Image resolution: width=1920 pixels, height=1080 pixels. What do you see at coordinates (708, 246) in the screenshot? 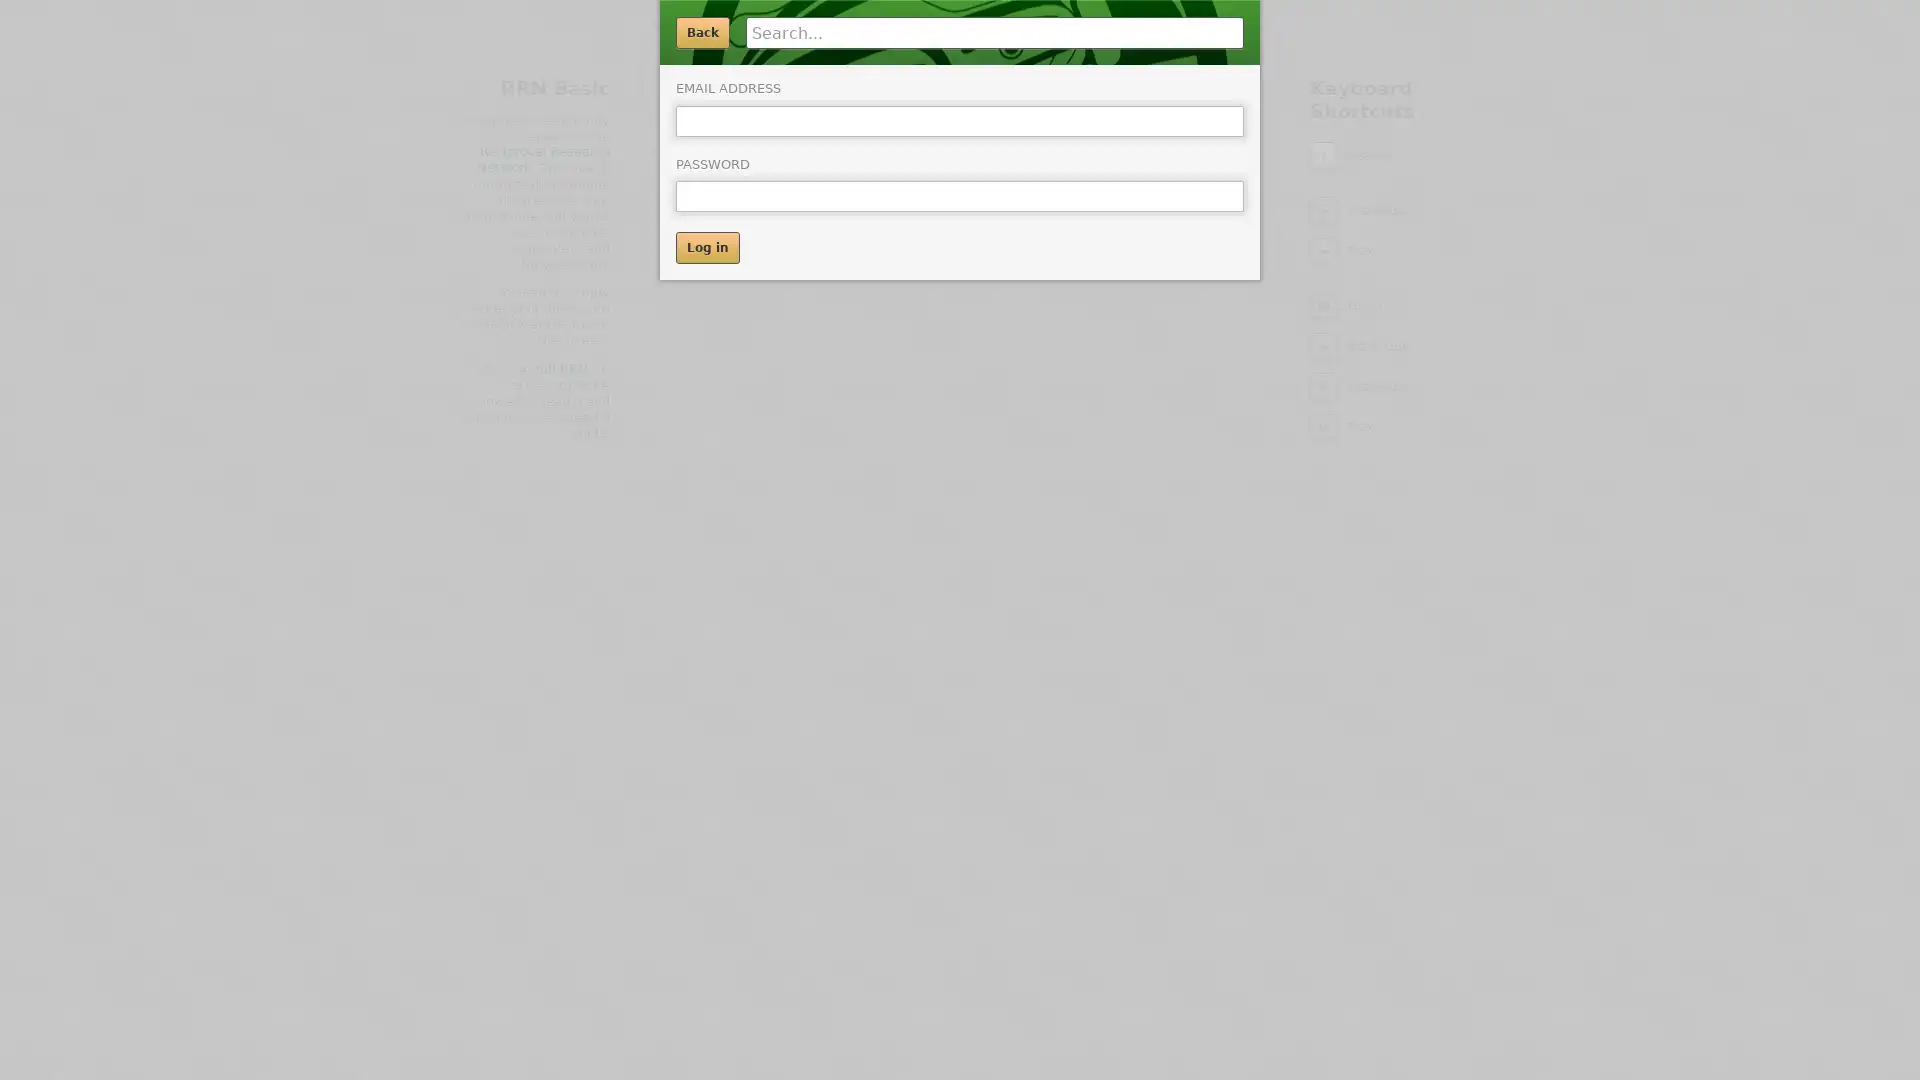
I see `Log in` at bounding box center [708, 246].